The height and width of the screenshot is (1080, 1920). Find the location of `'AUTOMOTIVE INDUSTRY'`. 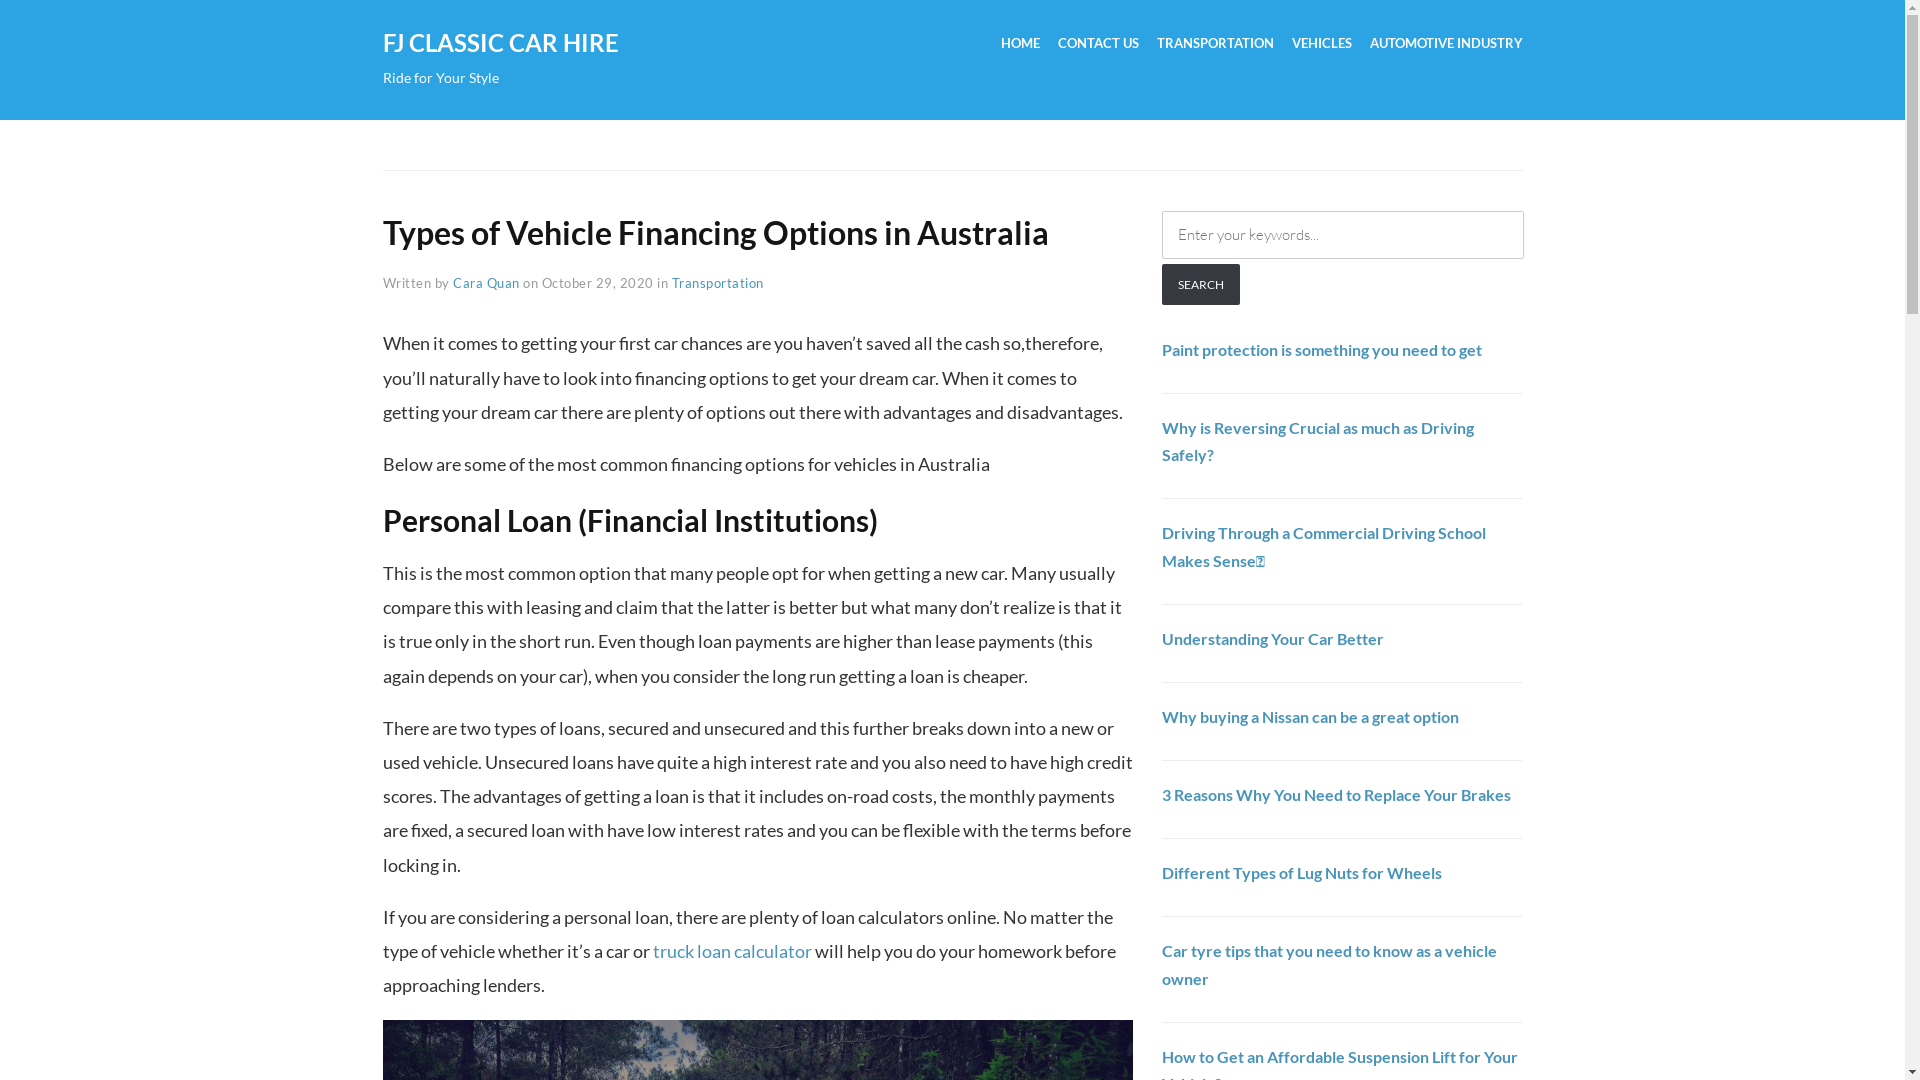

'AUTOMOTIVE INDUSTRY' is located at coordinates (1446, 44).